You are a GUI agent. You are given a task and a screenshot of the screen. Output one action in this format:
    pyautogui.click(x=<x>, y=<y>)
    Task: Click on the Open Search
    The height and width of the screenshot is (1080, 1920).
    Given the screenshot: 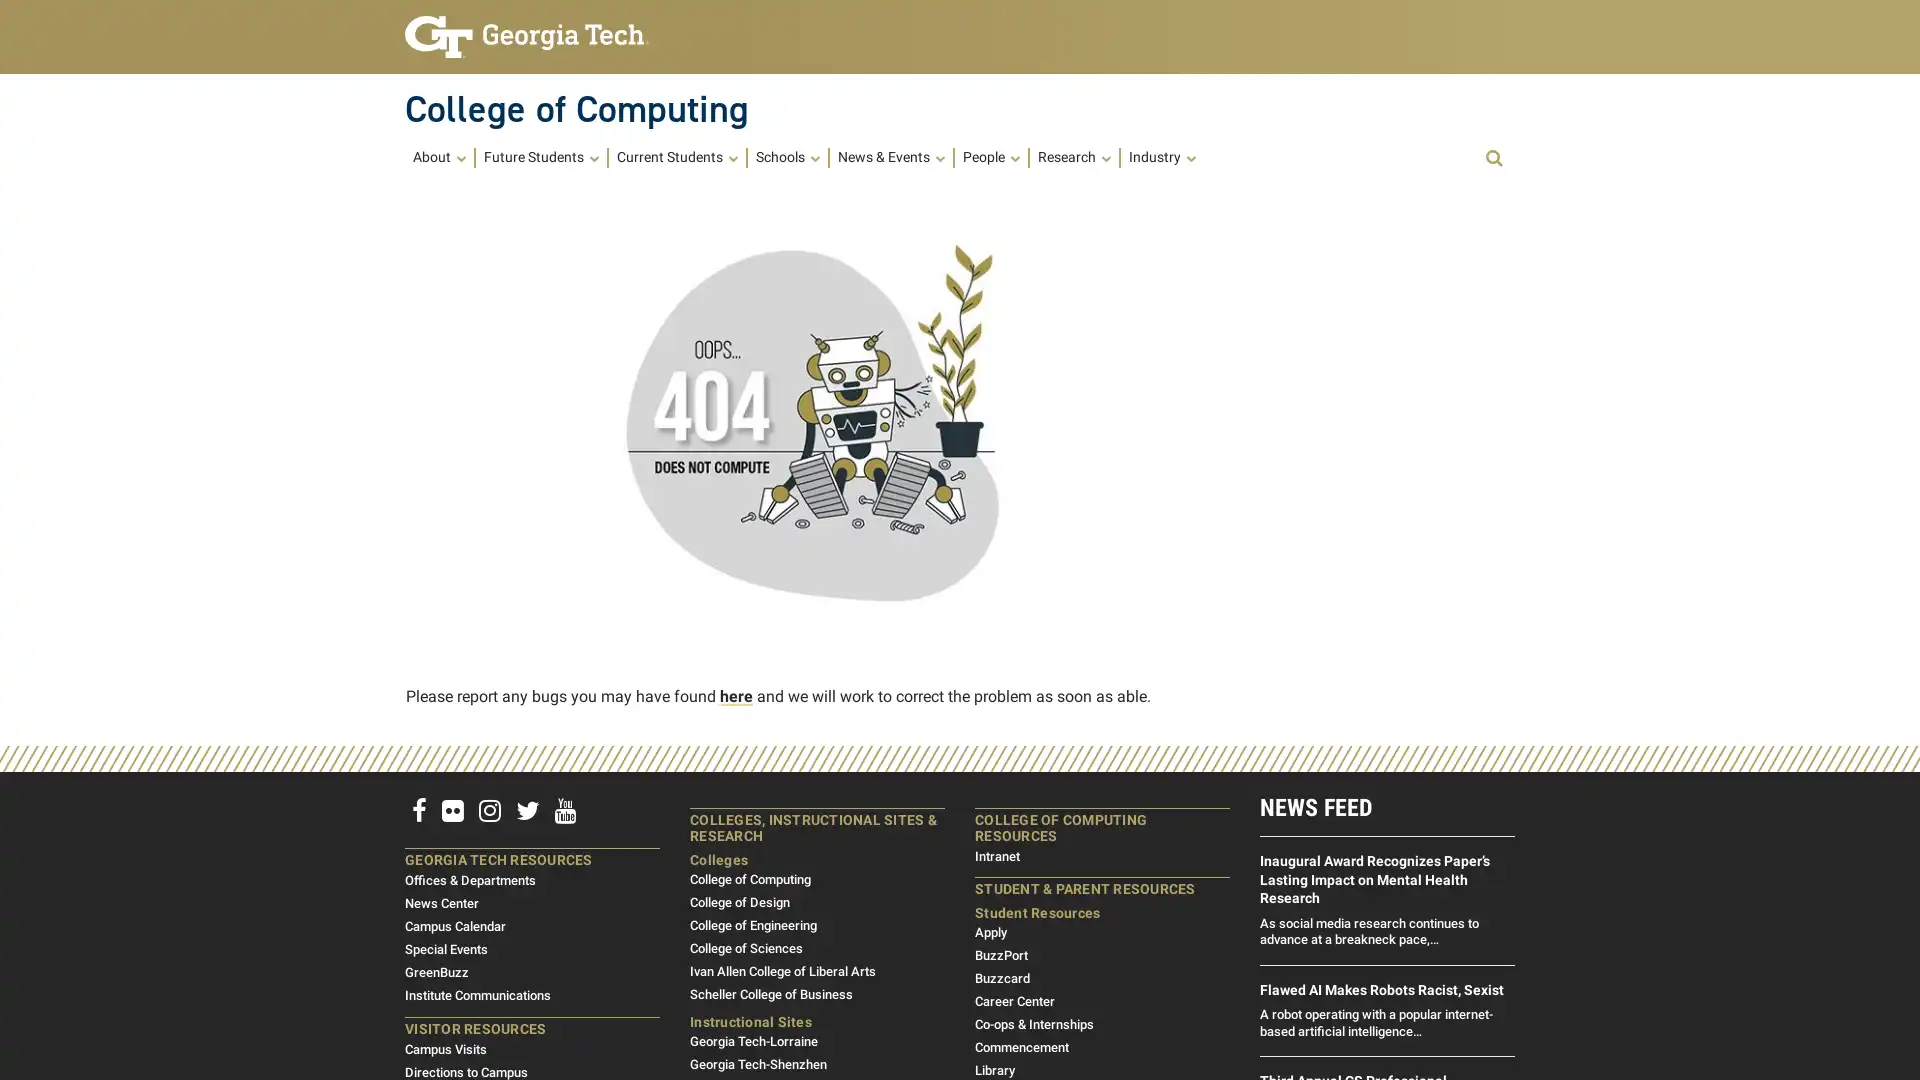 What is the action you would take?
    pyautogui.click(x=1493, y=157)
    